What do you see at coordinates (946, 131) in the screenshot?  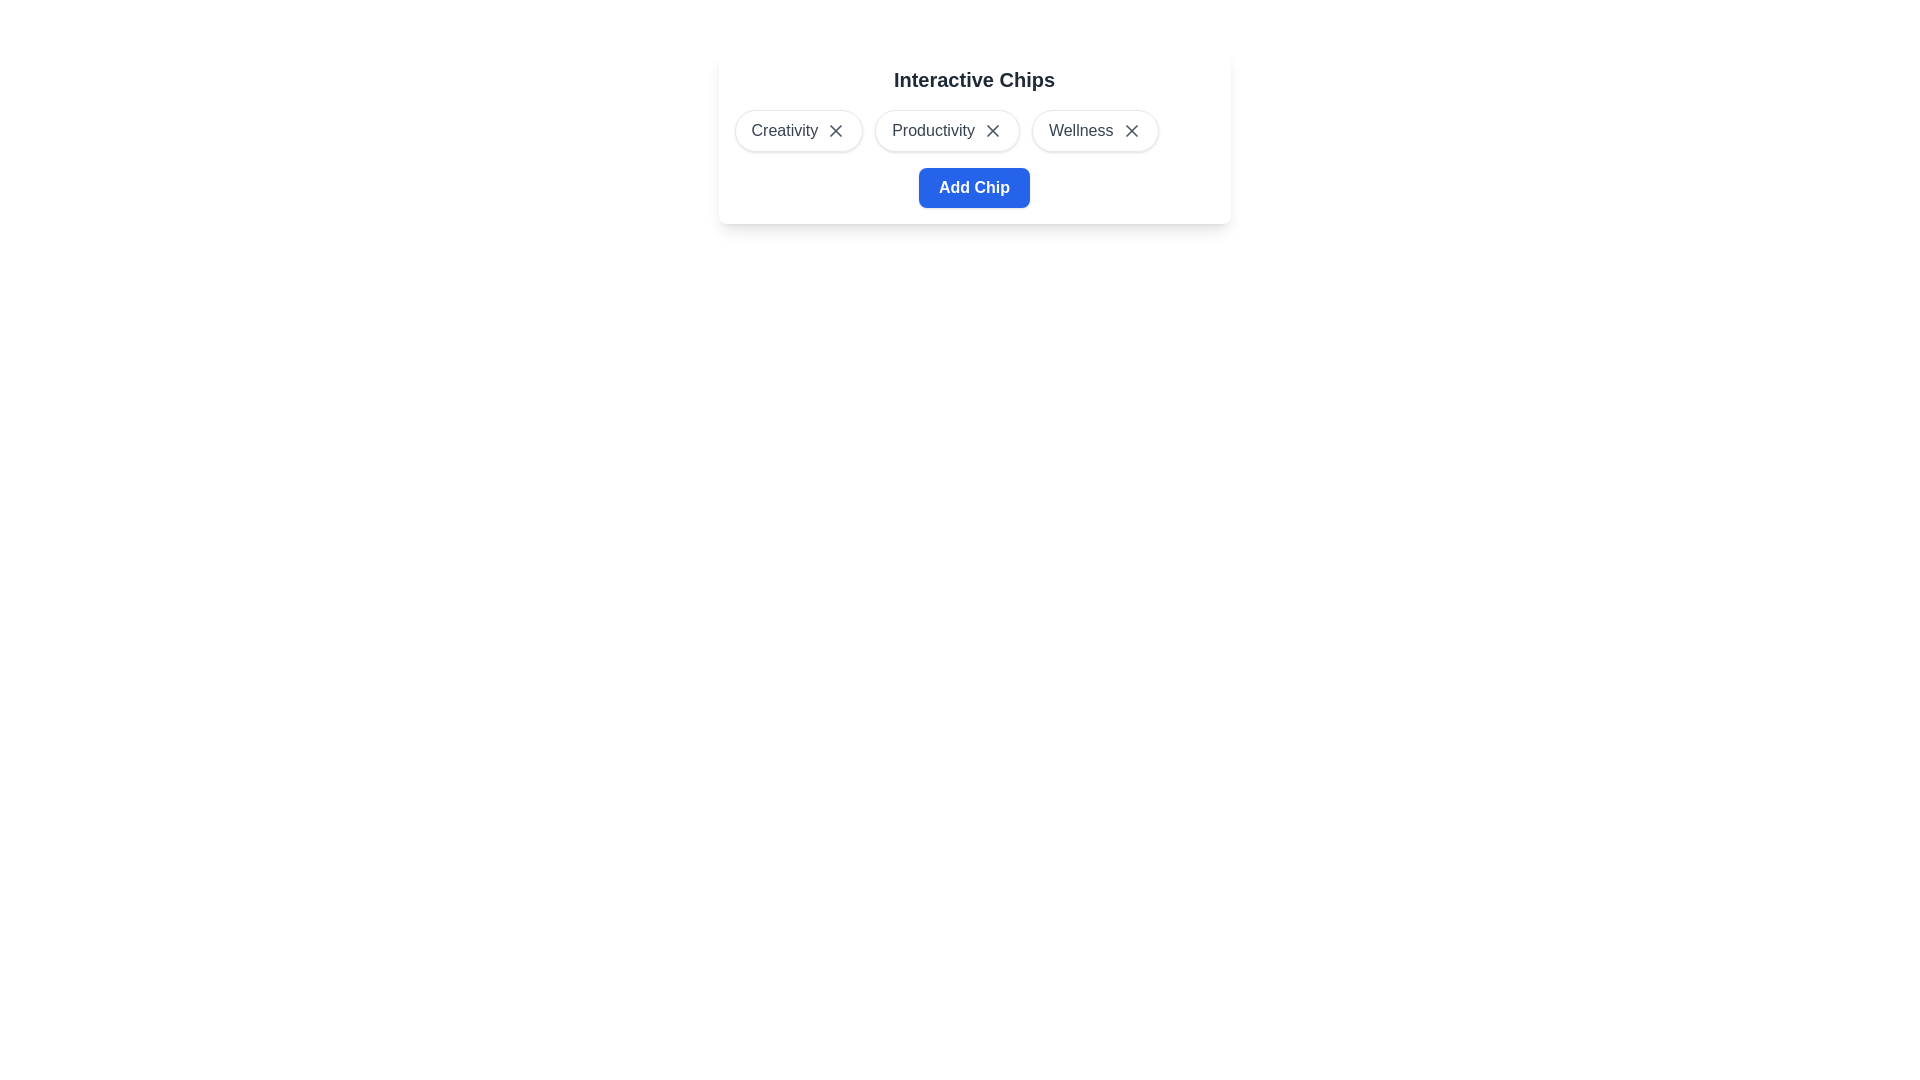 I see `the 'X' icon of the second selectable chip` at bounding box center [946, 131].